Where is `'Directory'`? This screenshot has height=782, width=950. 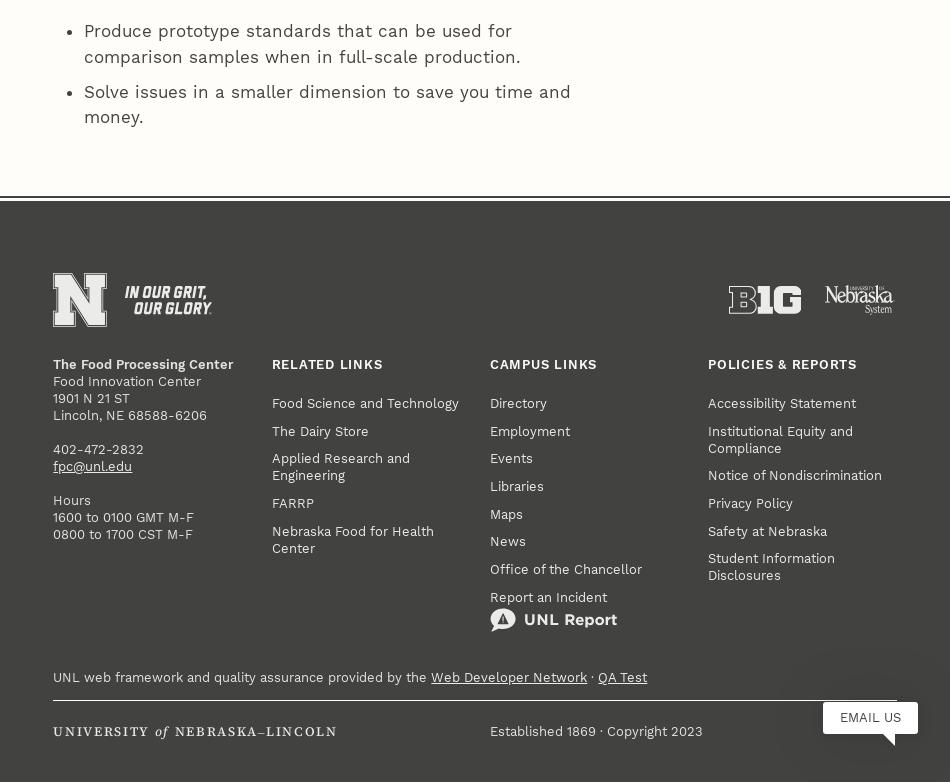
'Directory' is located at coordinates (518, 88).